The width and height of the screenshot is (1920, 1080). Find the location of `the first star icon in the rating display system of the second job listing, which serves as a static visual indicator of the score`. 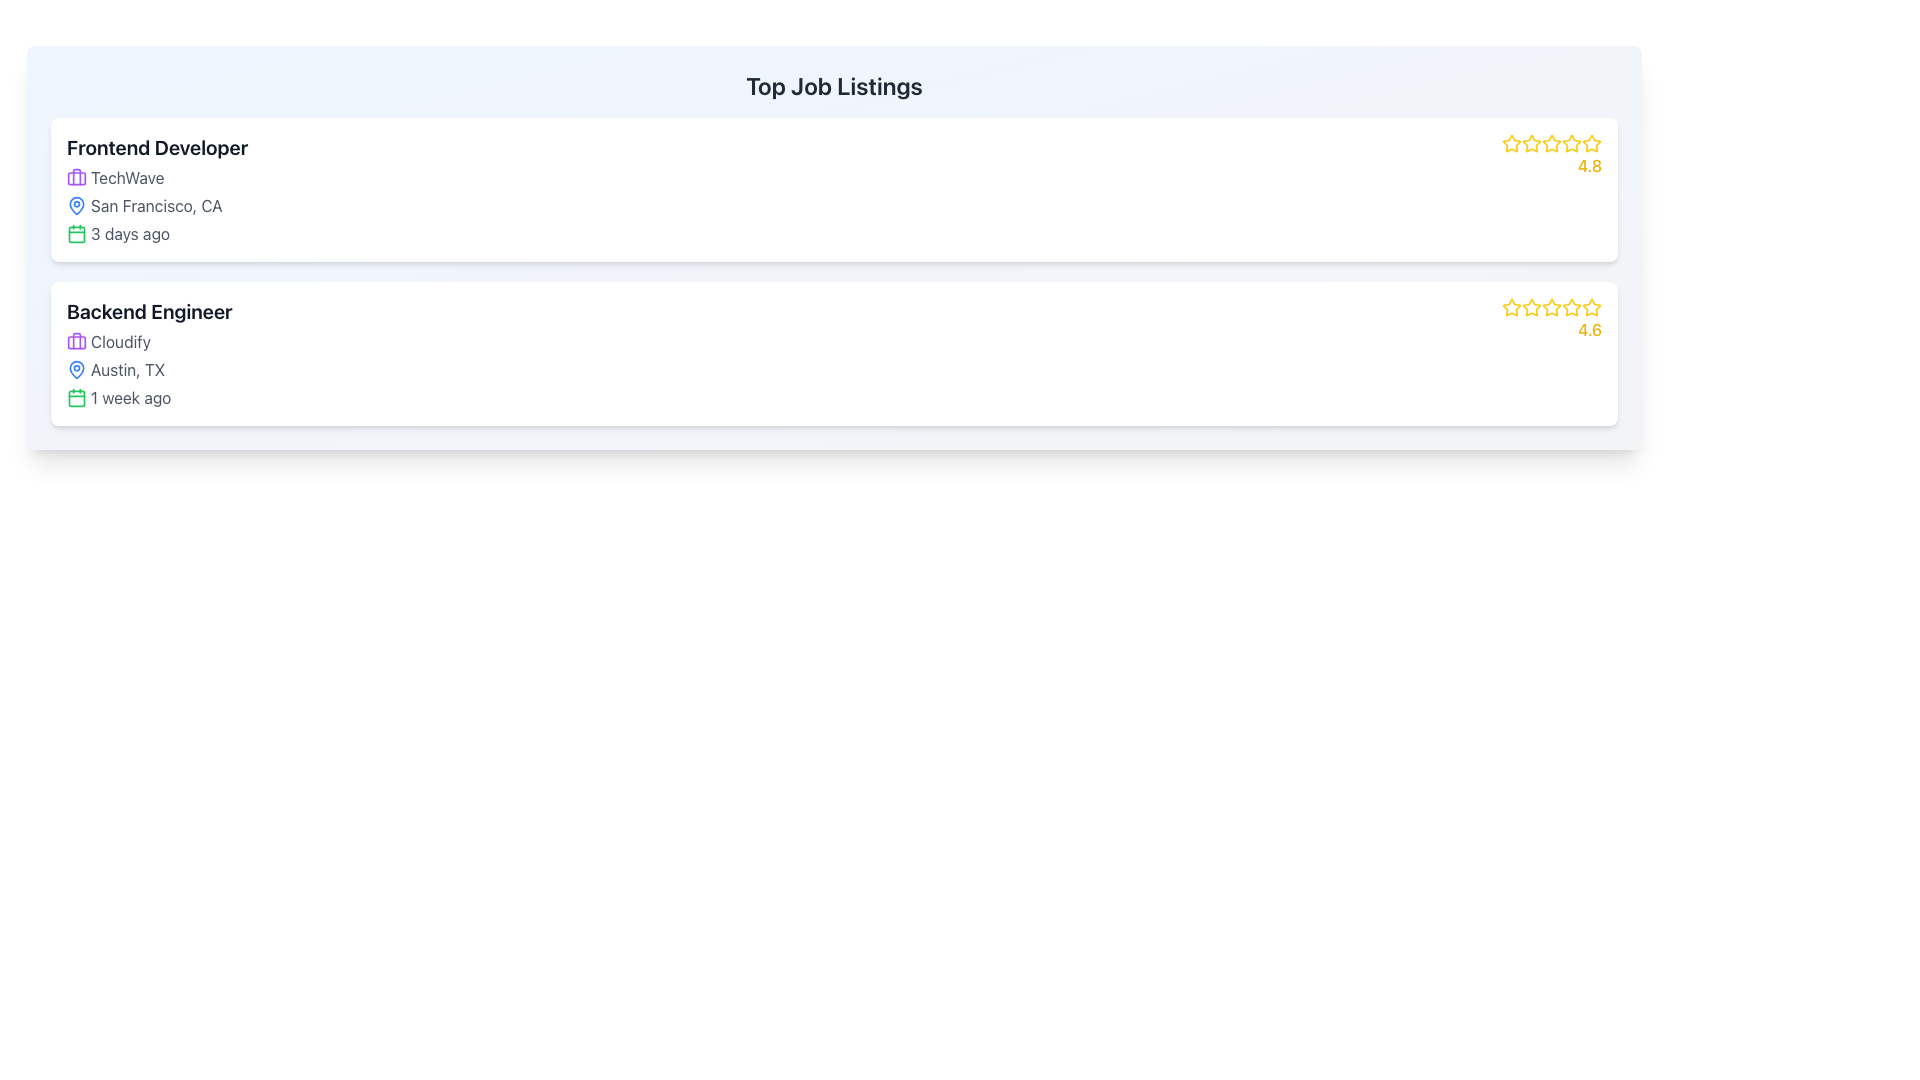

the first star icon in the rating display system of the second job listing, which serves as a static visual indicator of the score is located at coordinates (1512, 308).